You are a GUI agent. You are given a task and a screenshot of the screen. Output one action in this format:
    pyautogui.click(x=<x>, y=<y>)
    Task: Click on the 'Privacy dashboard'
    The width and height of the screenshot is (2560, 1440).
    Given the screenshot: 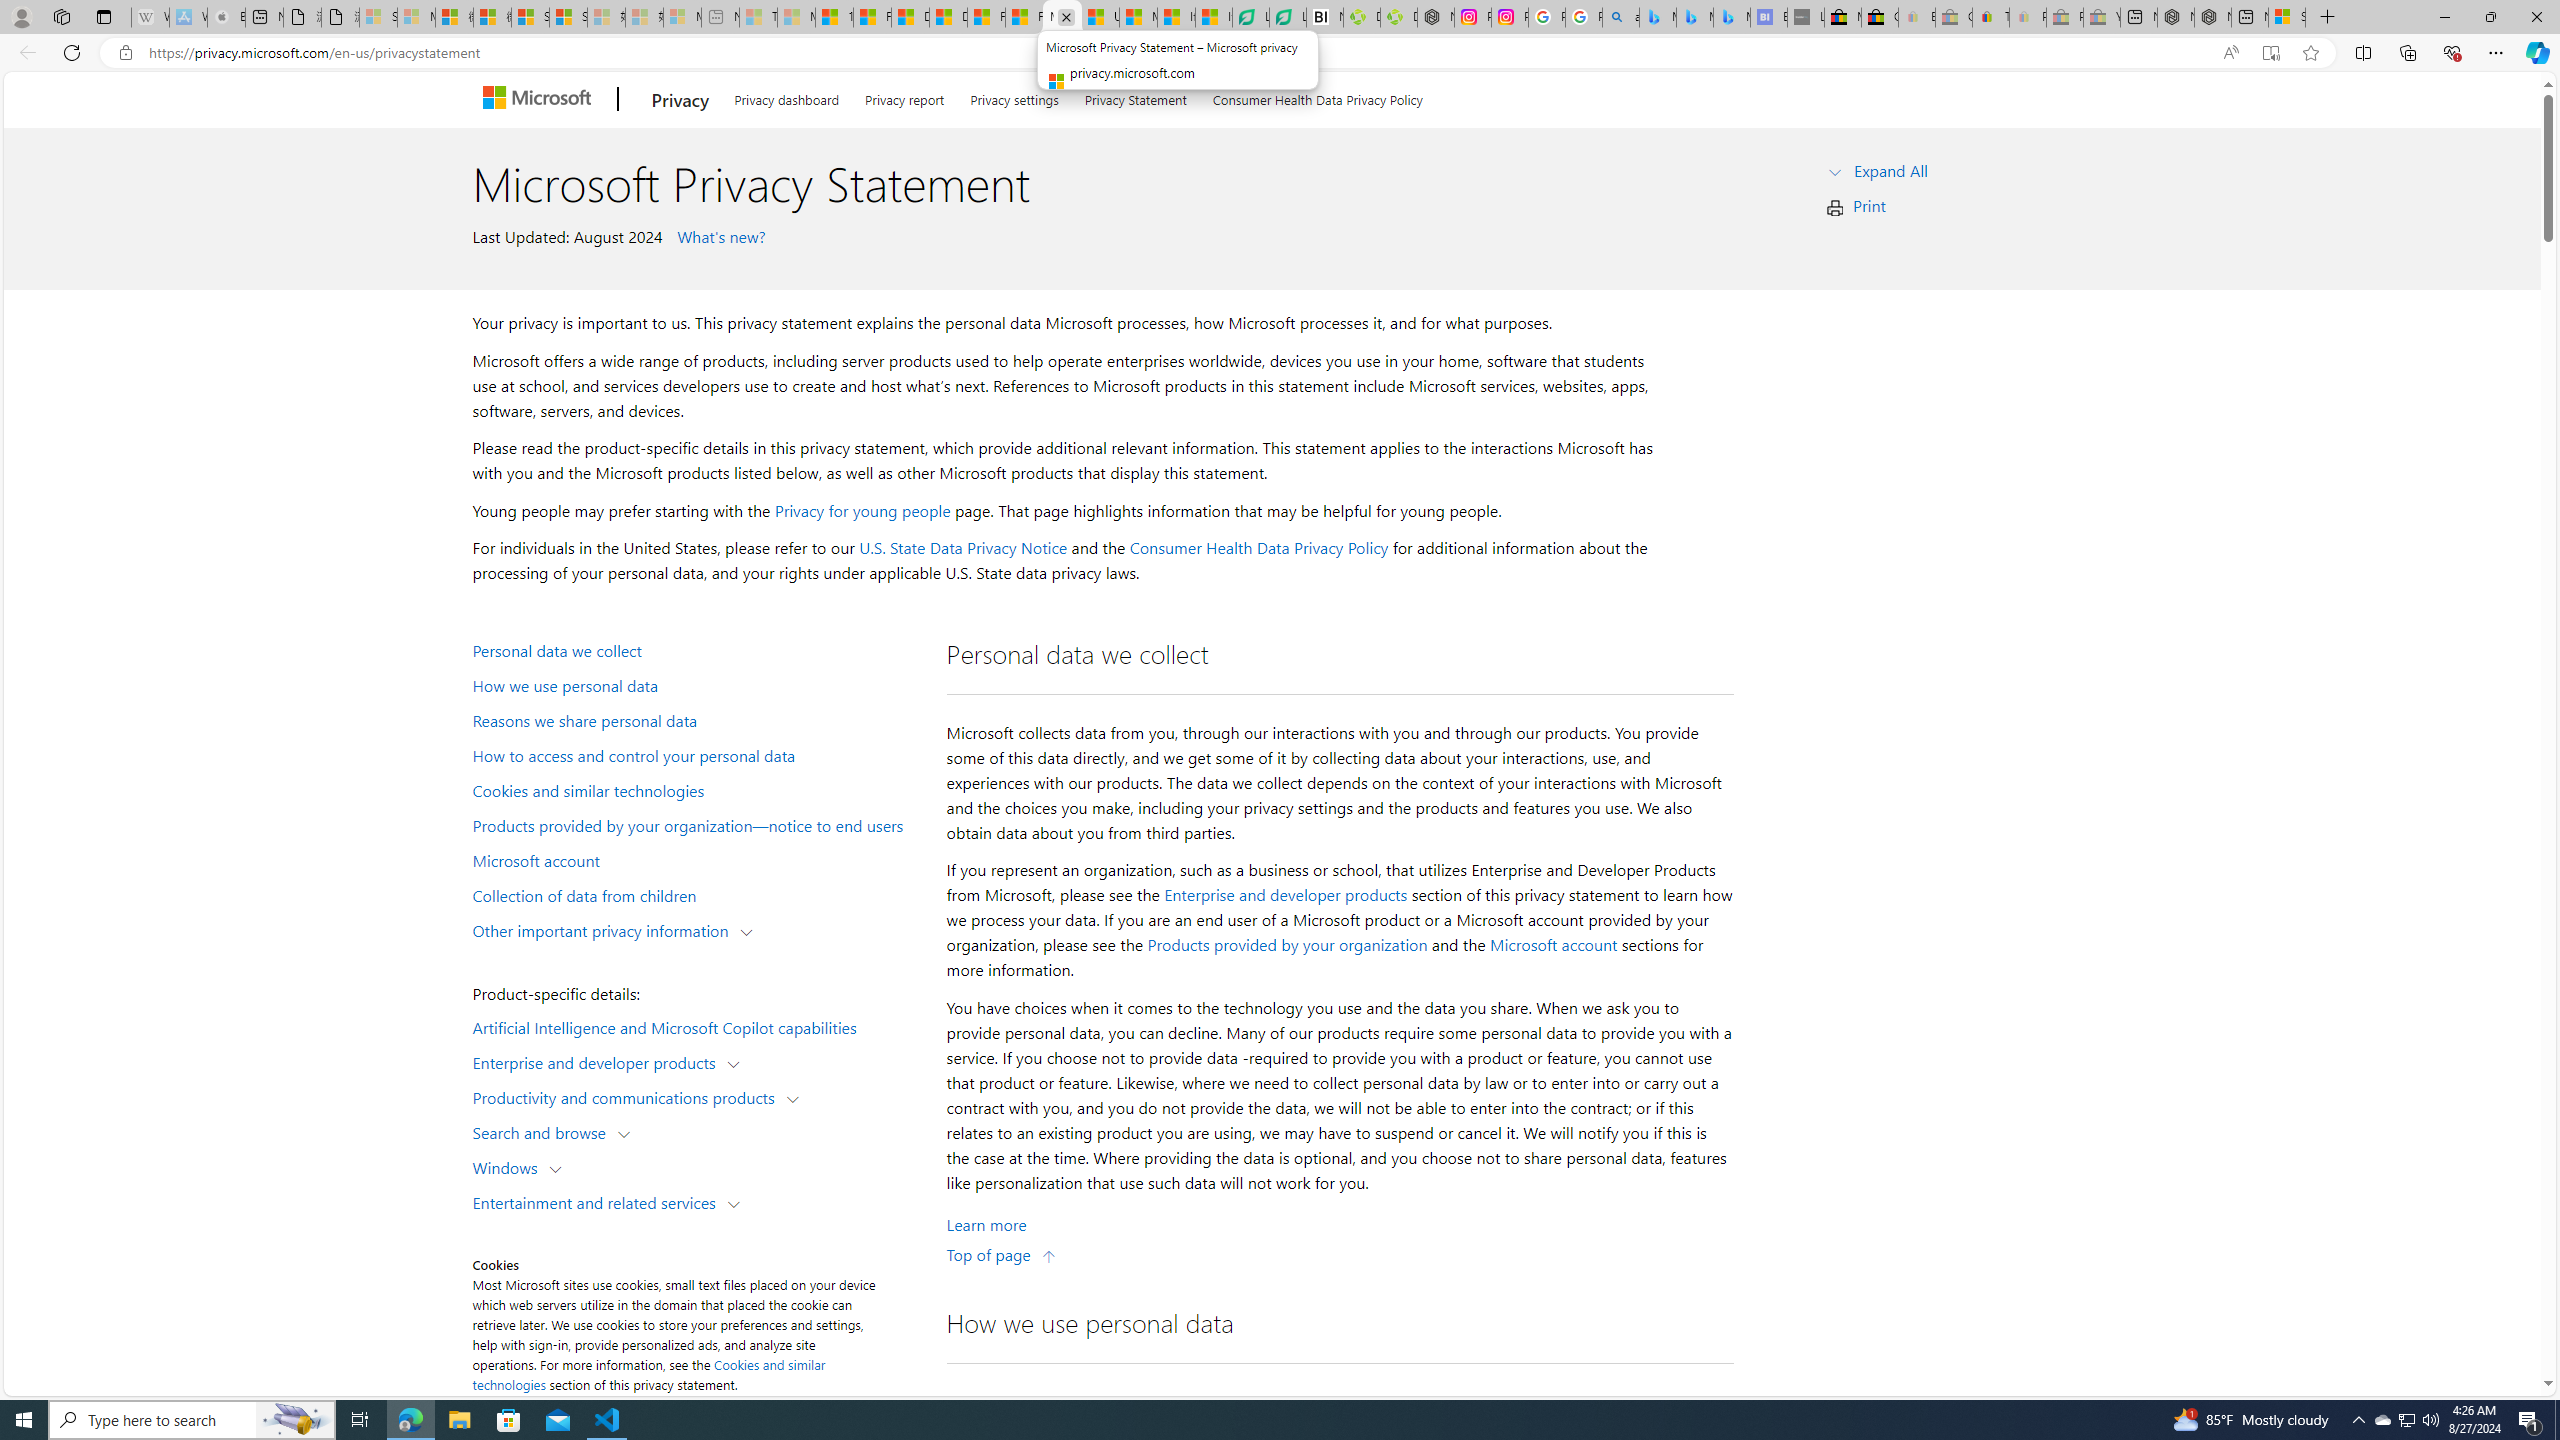 What is the action you would take?
    pyautogui.click(x=786, y=95)
    